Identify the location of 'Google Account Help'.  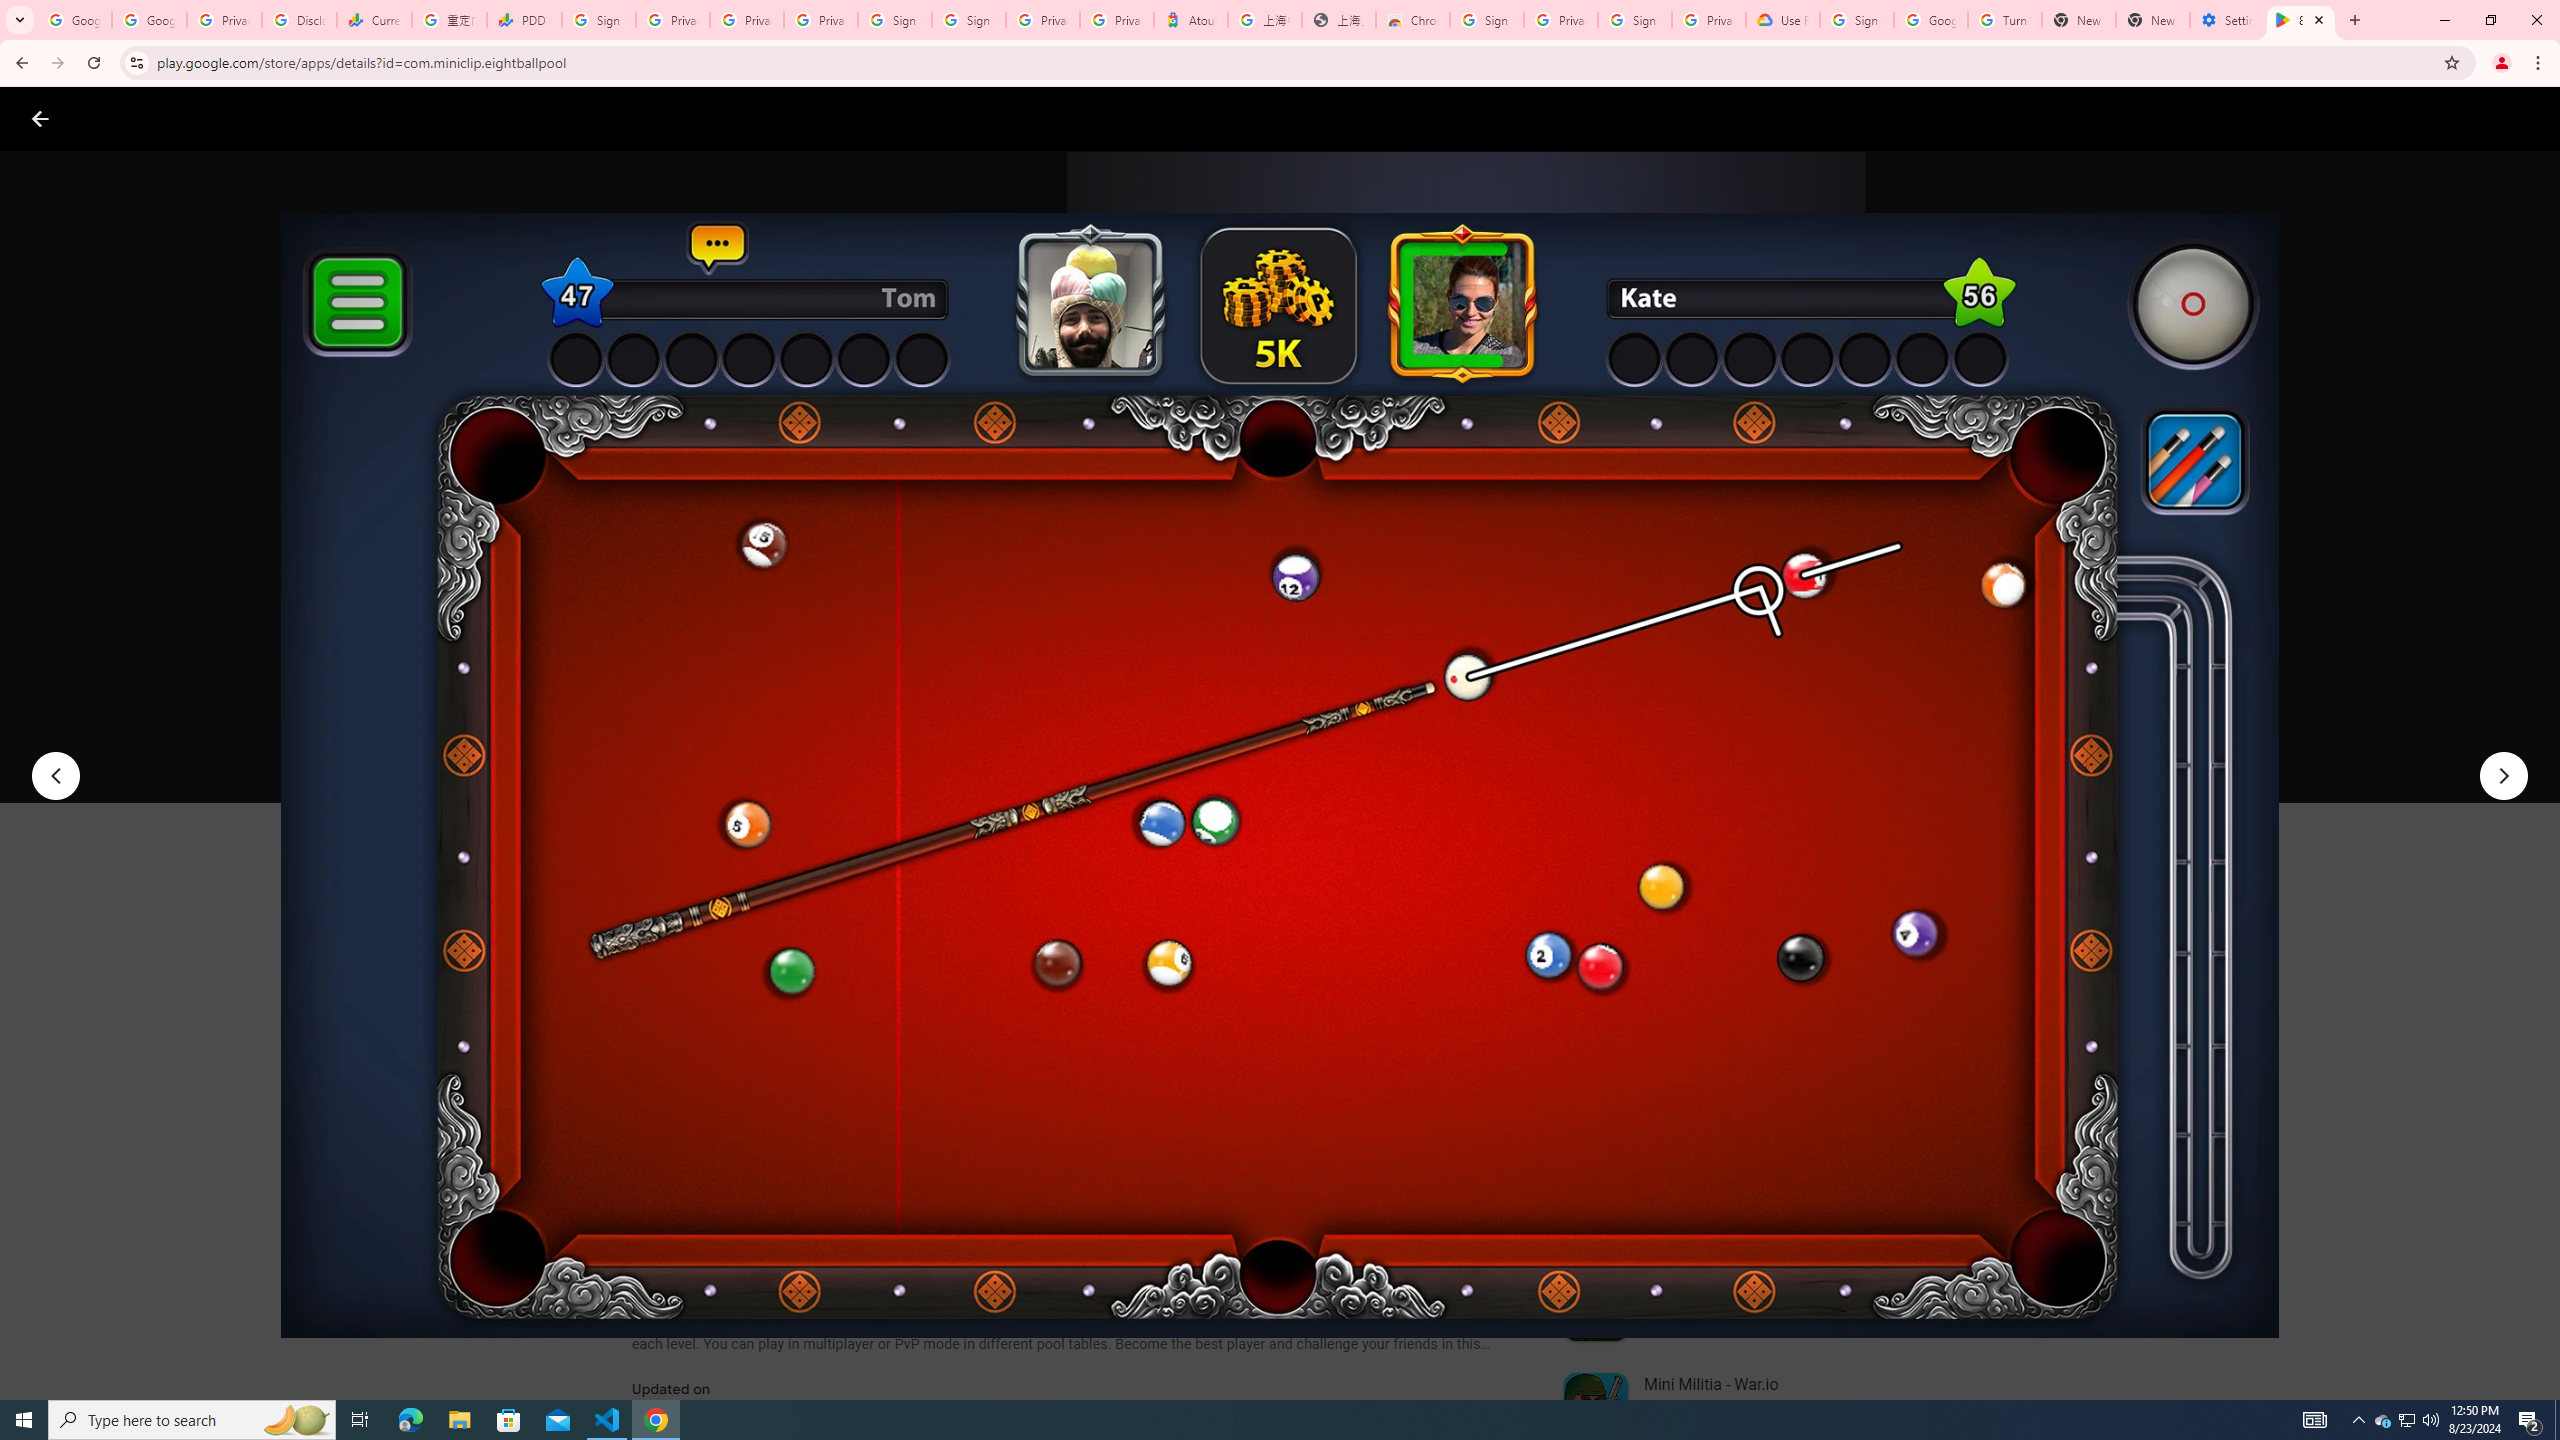
(1929, 19).